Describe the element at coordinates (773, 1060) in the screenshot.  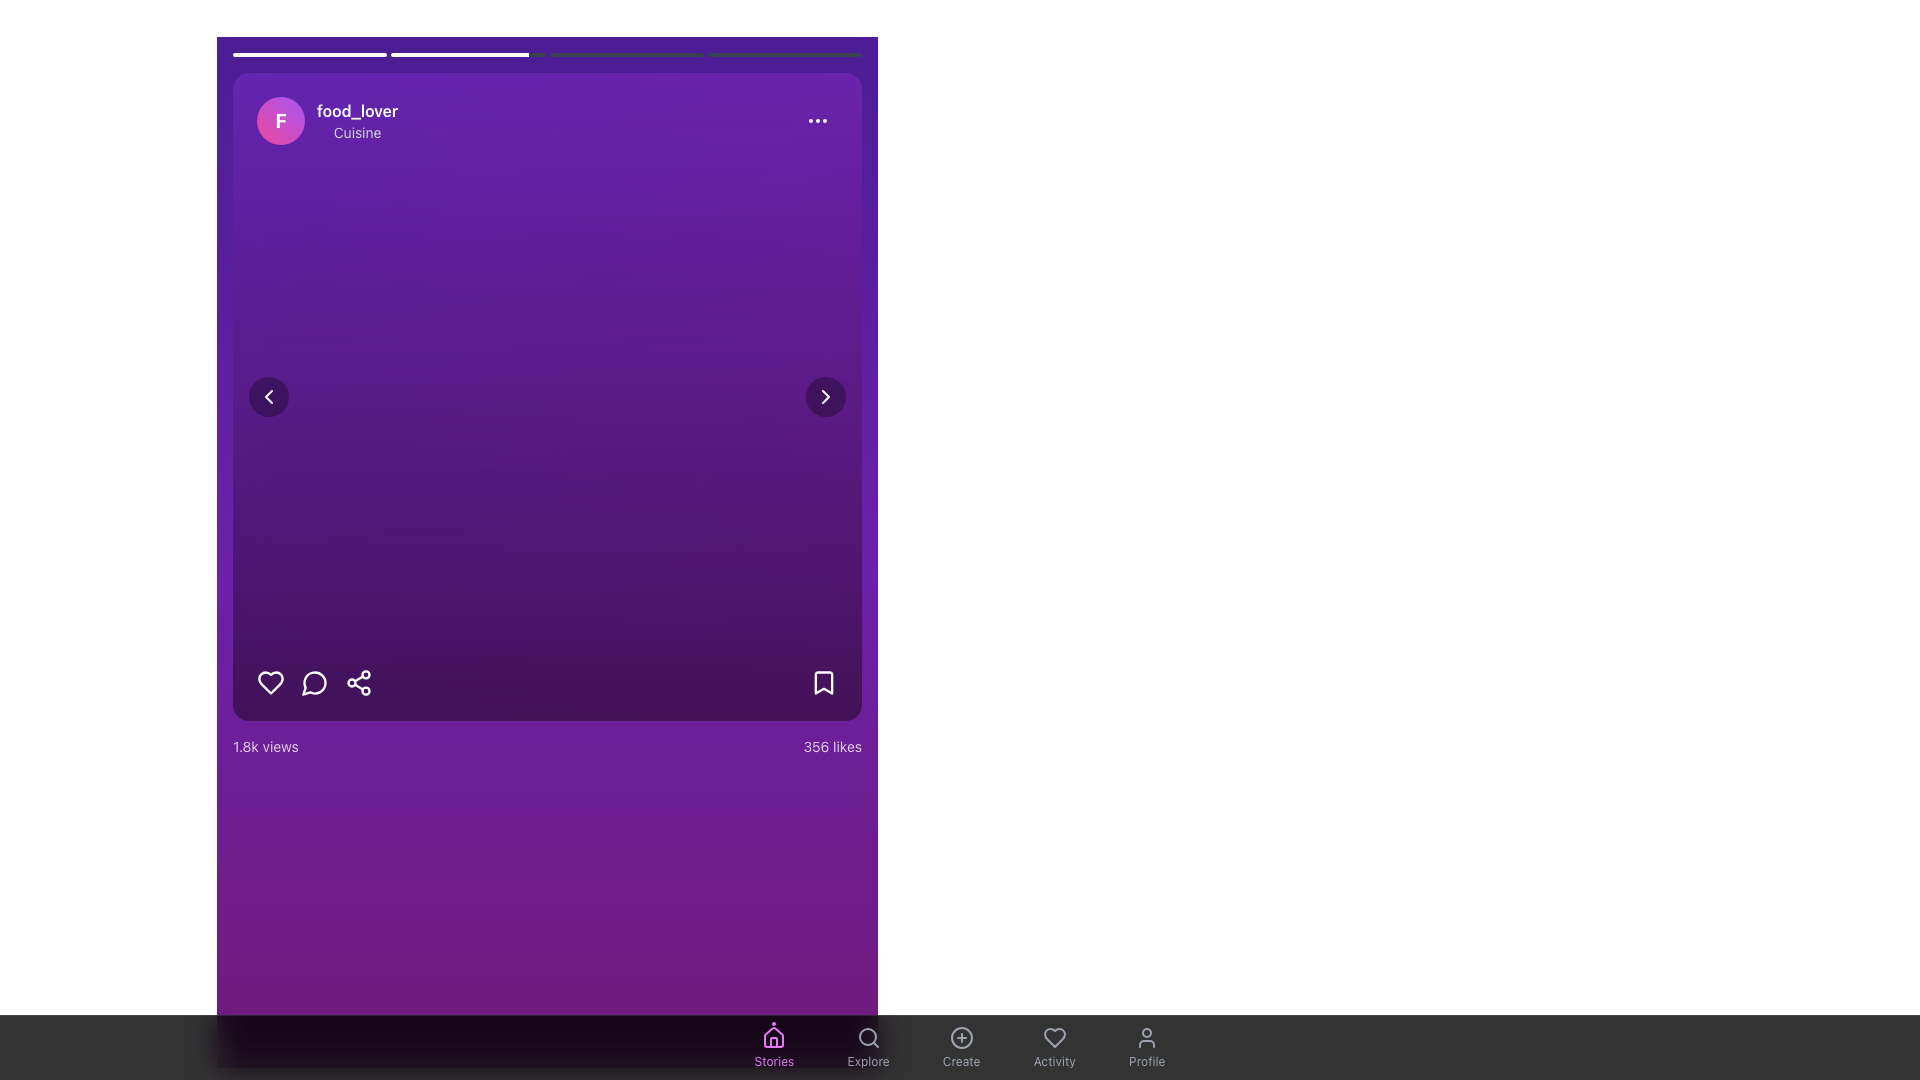
I see `the 'Stories' text label, which is styled in fuchsia and positioned centrally below the house-shaped icon in the bottom navigation bar` at that location.